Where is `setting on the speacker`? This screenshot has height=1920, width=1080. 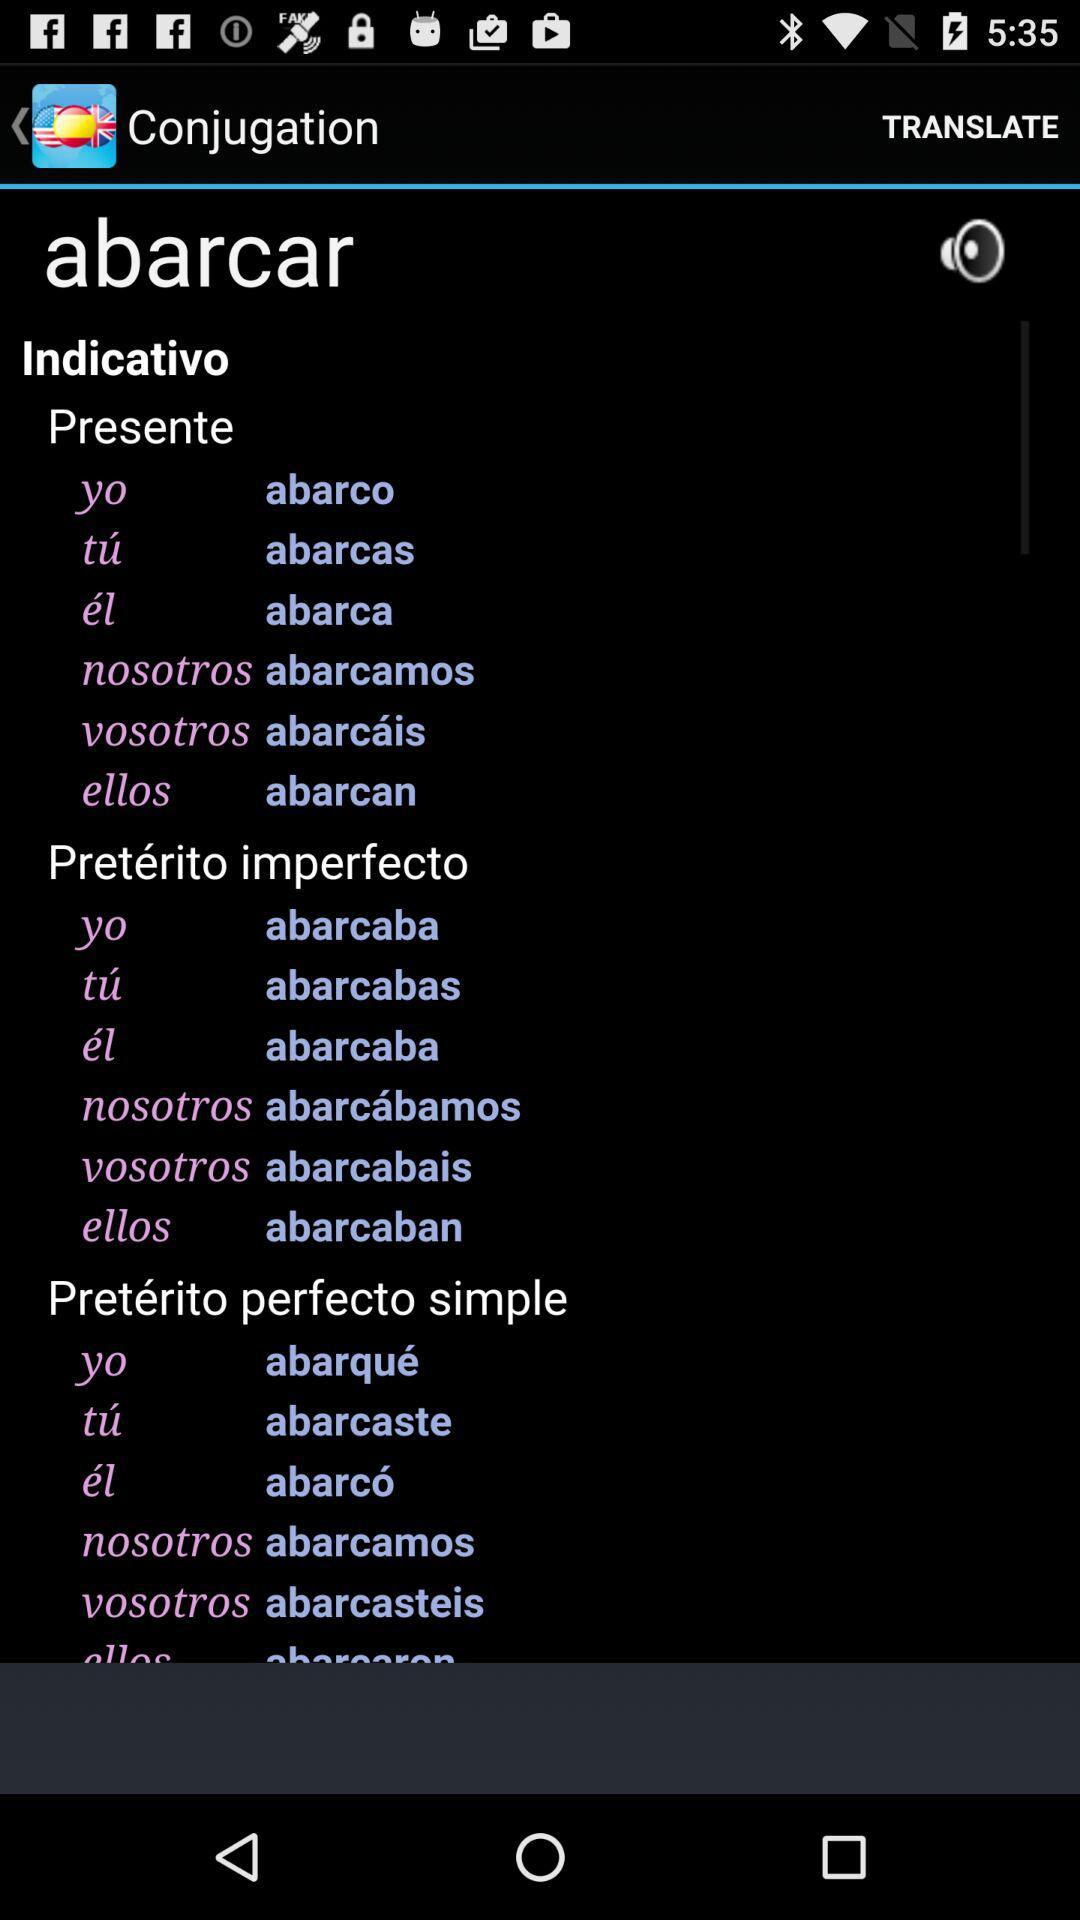 setting on the speacker is located at coordinates (971, 249).